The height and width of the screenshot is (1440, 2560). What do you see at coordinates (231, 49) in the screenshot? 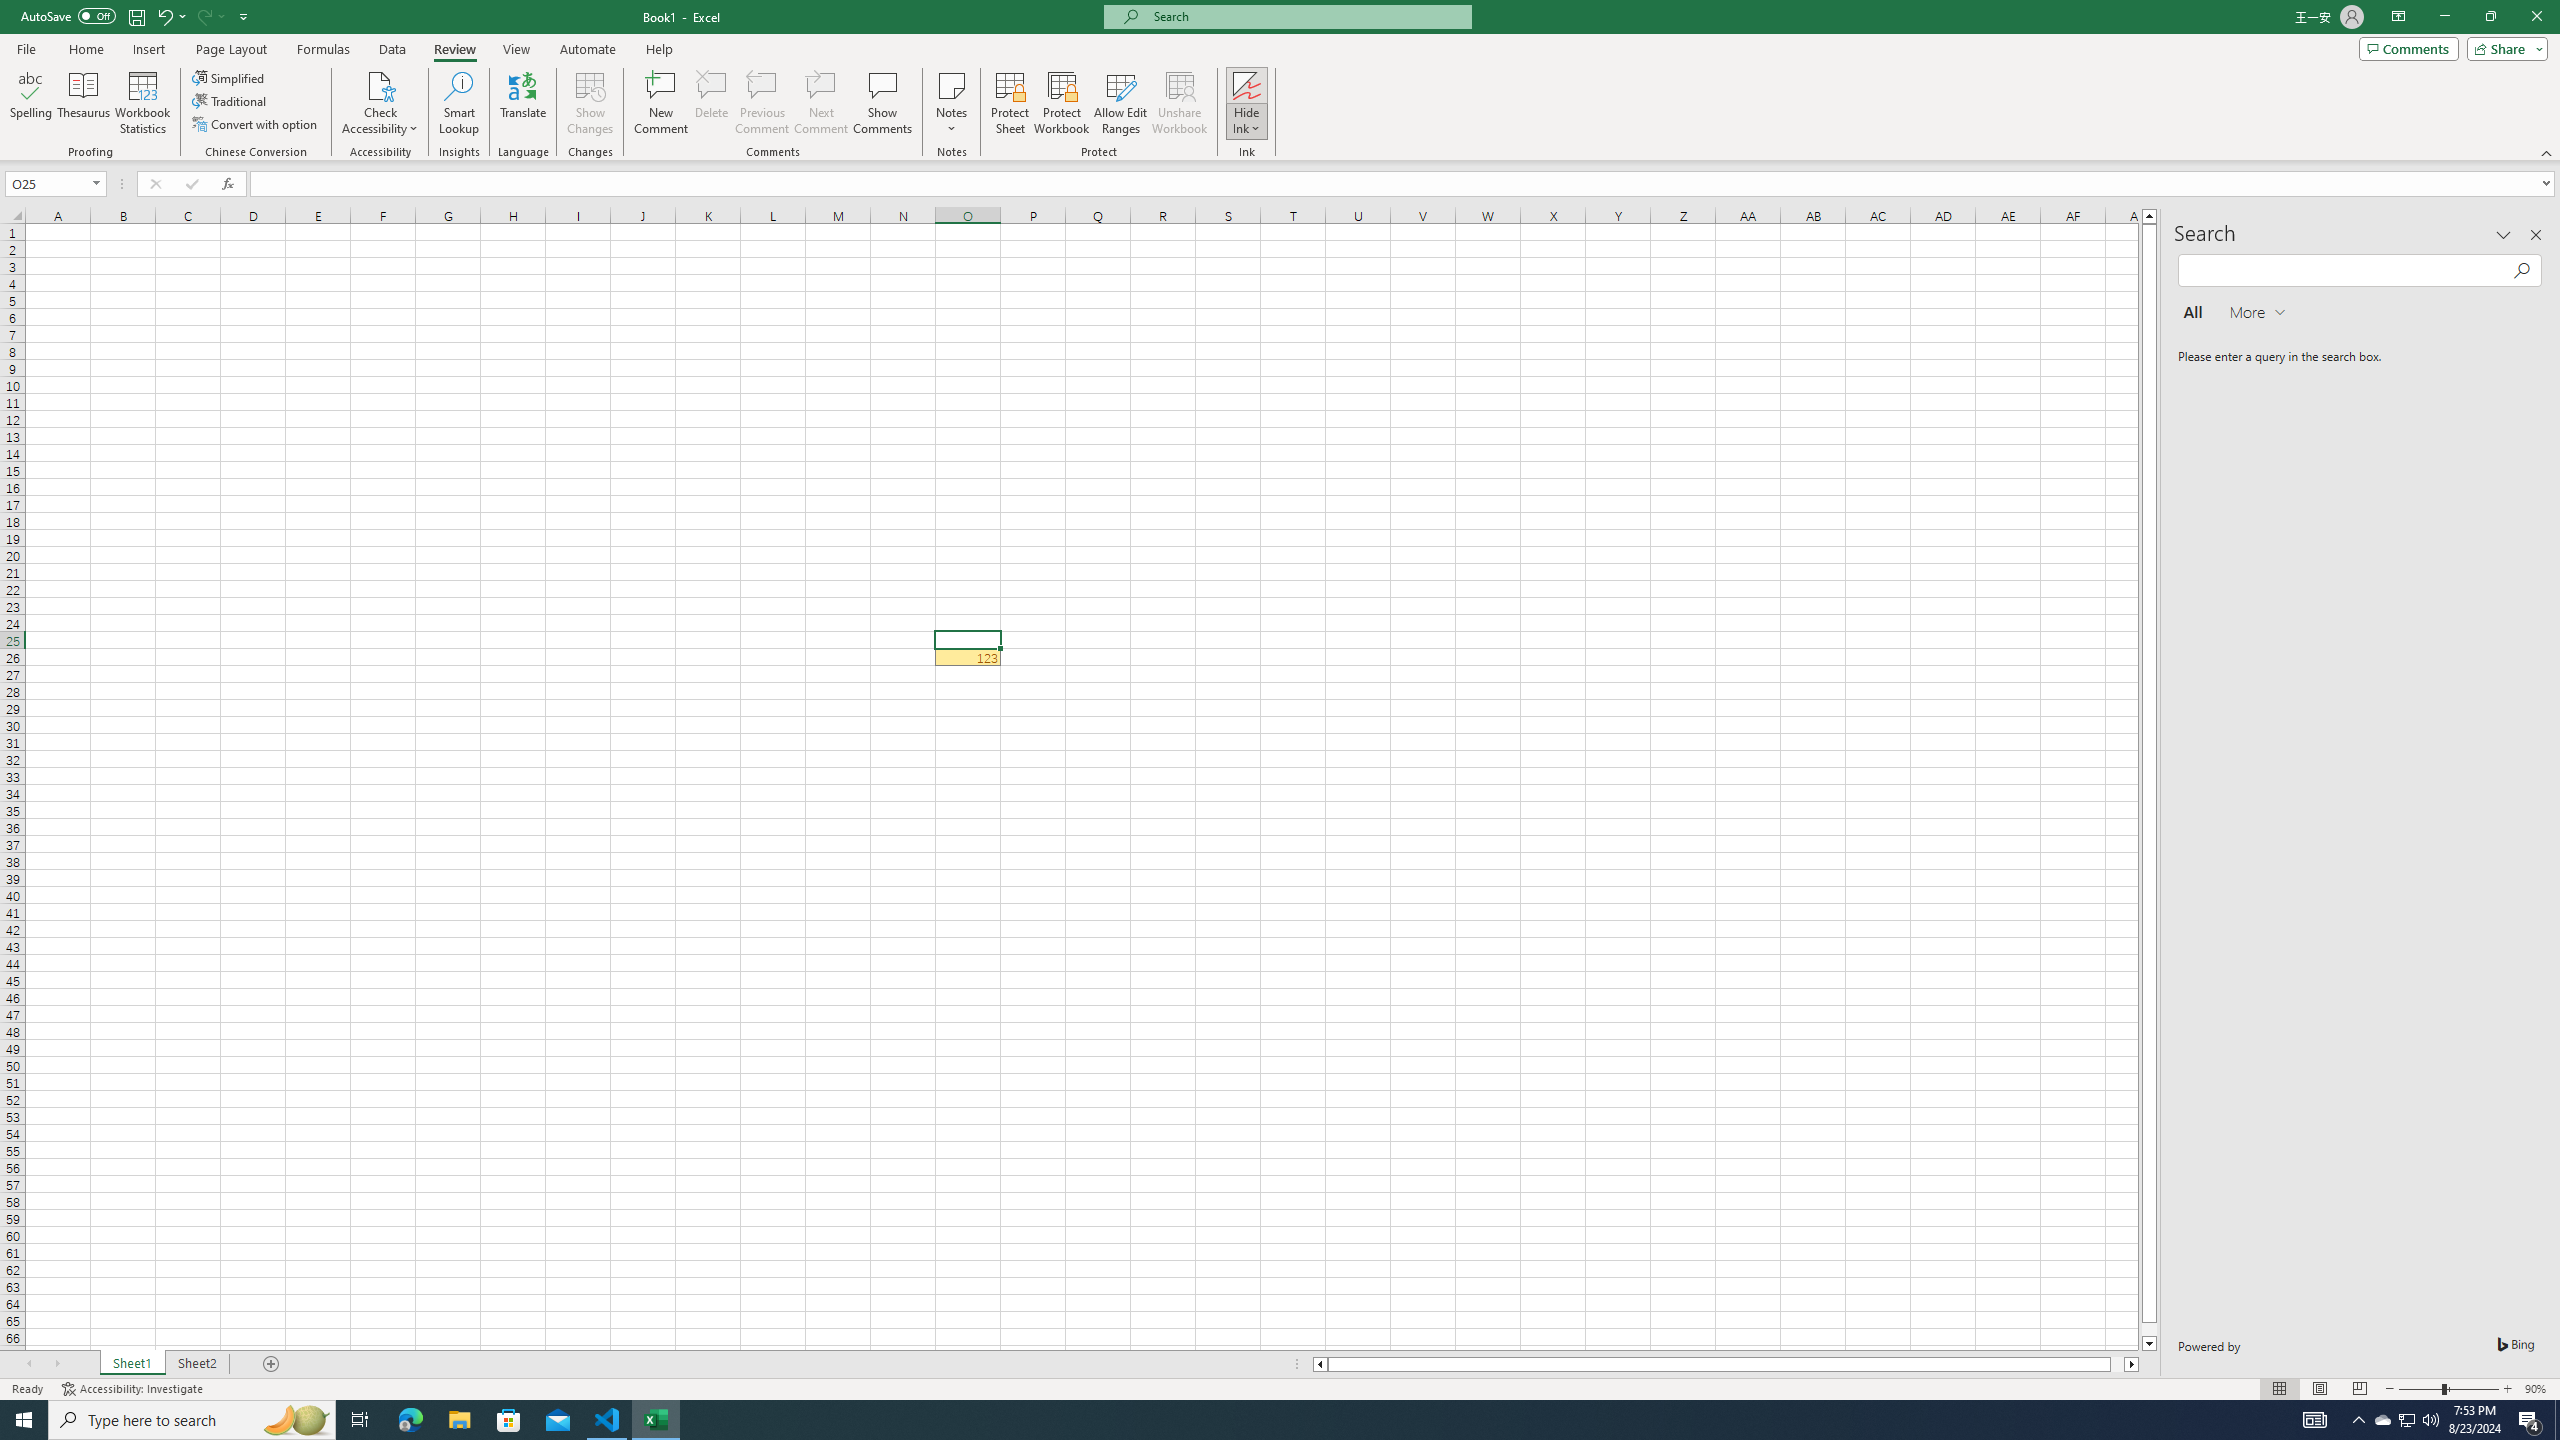
I see `'Page Layout'` at bounding box center [231, 49].